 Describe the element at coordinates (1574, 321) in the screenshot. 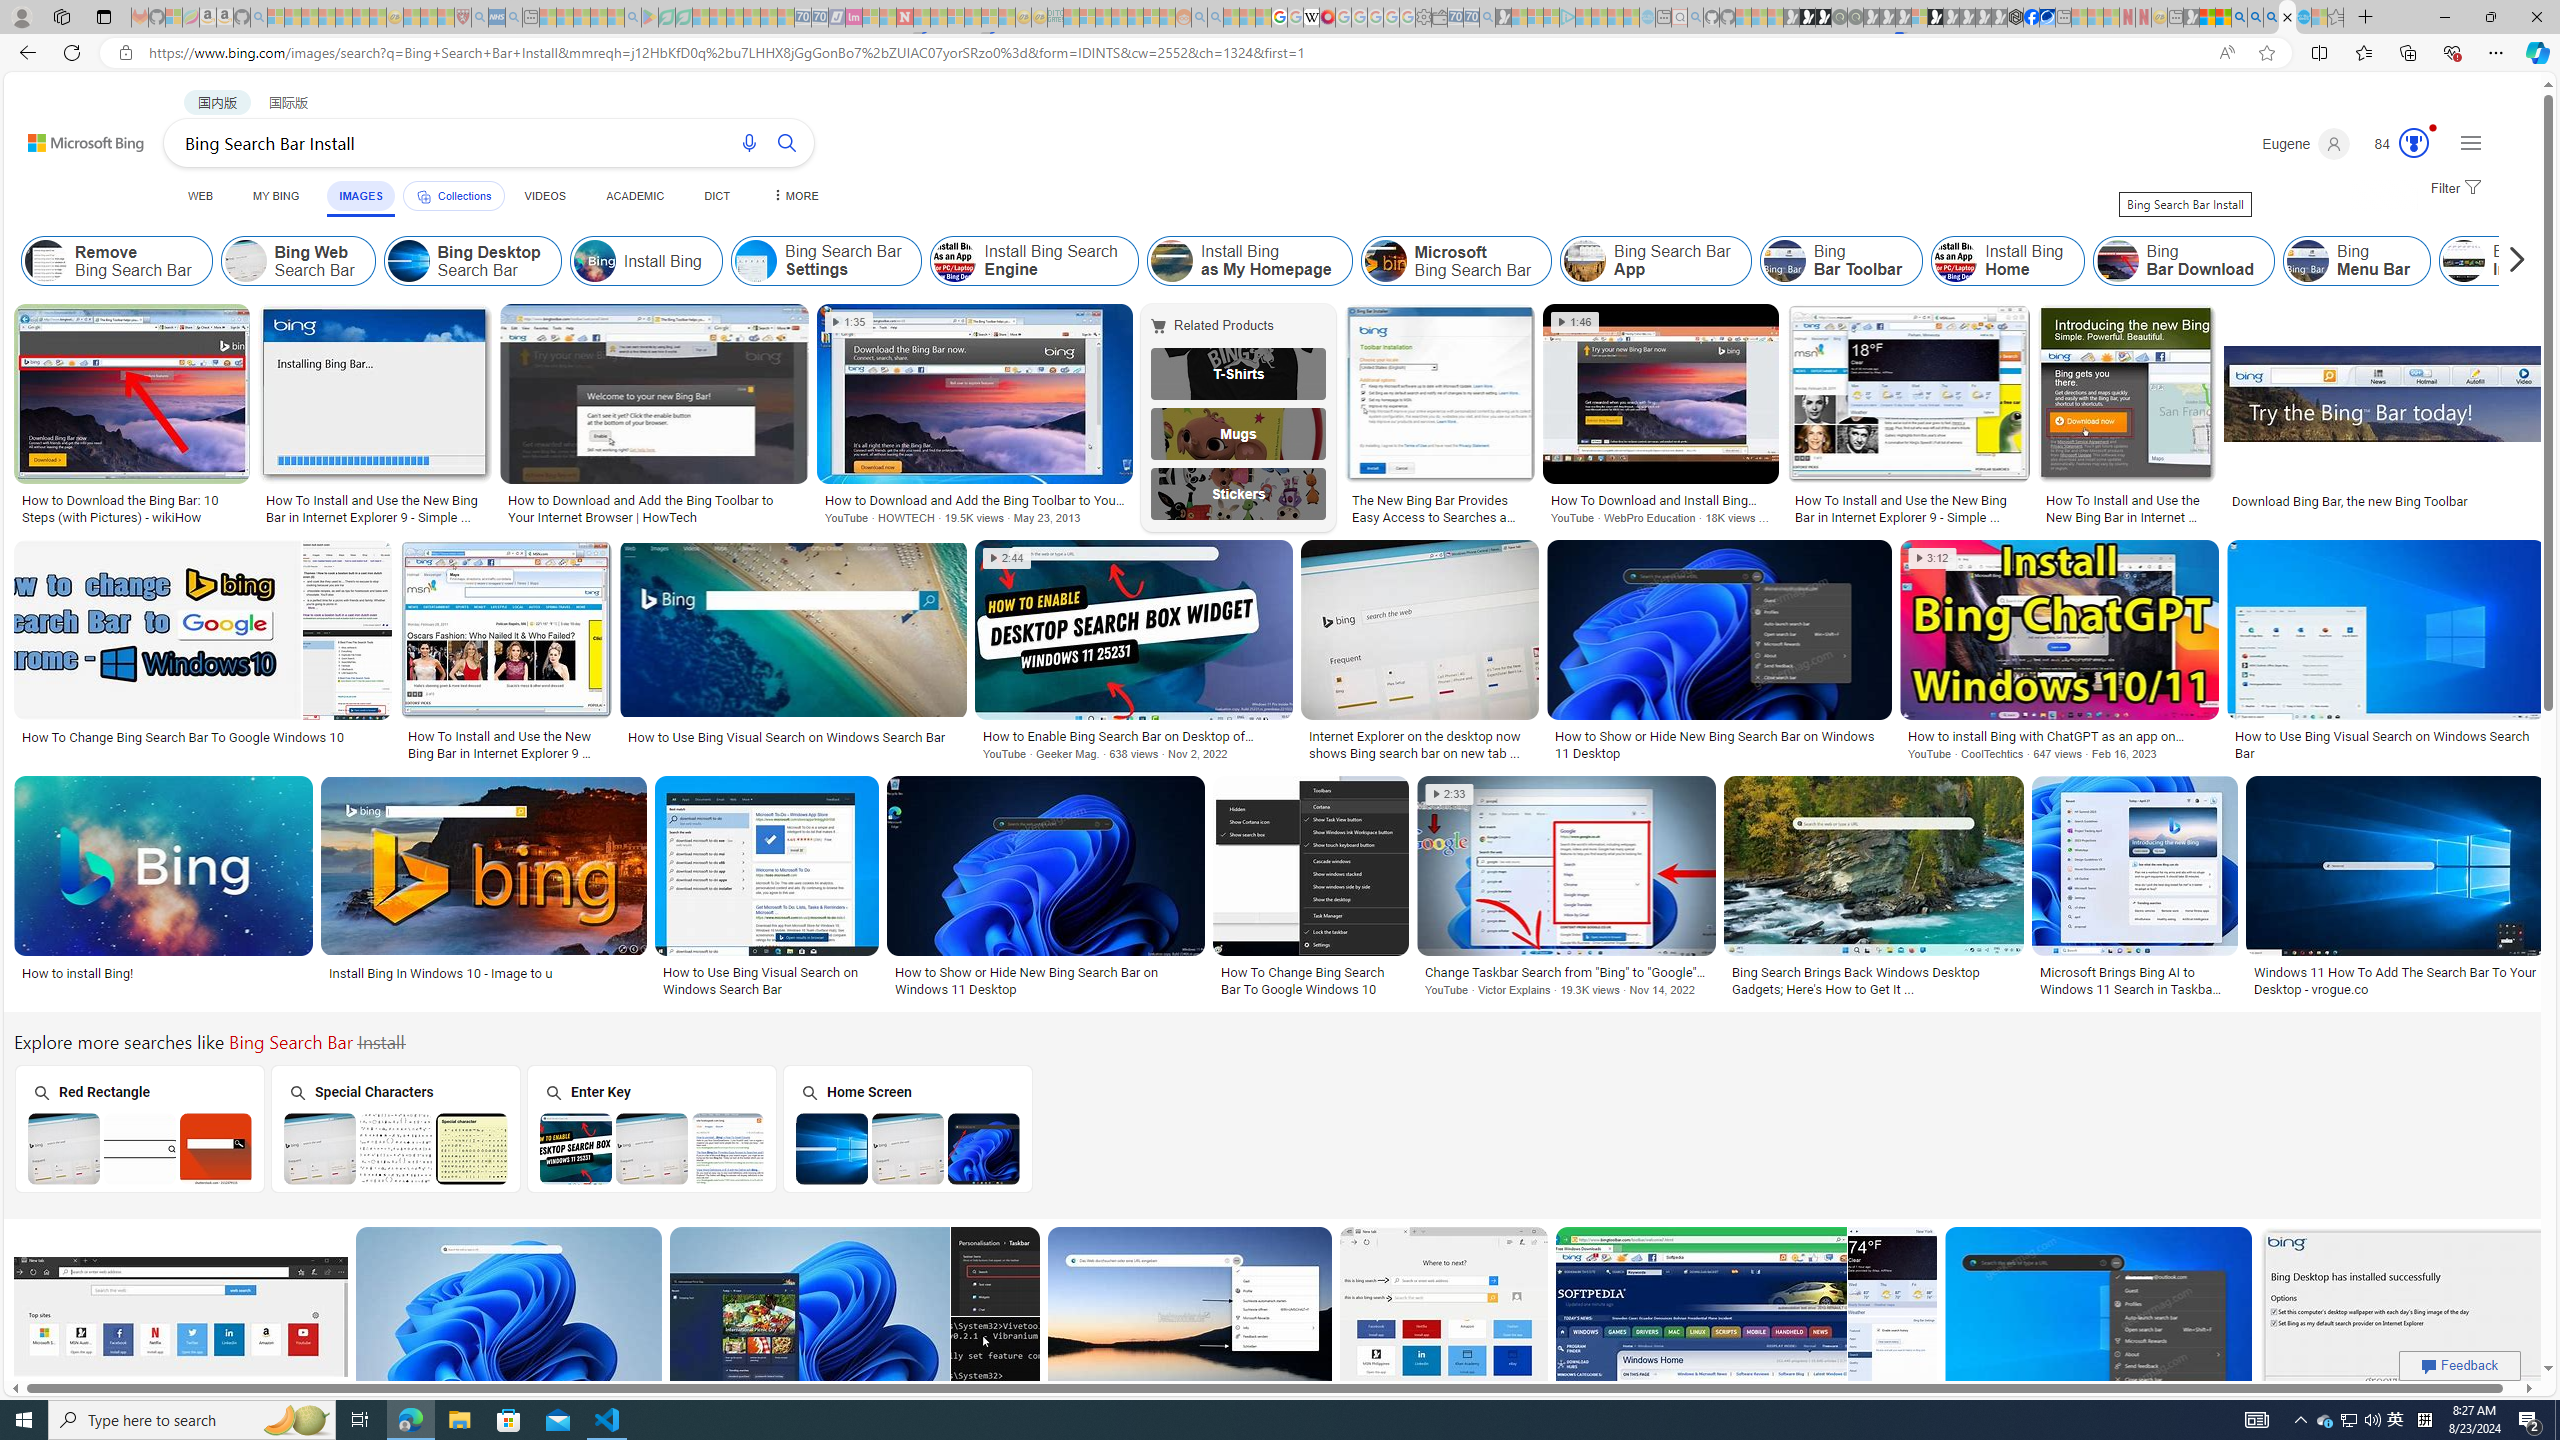

I see `'1:46'` at that location.